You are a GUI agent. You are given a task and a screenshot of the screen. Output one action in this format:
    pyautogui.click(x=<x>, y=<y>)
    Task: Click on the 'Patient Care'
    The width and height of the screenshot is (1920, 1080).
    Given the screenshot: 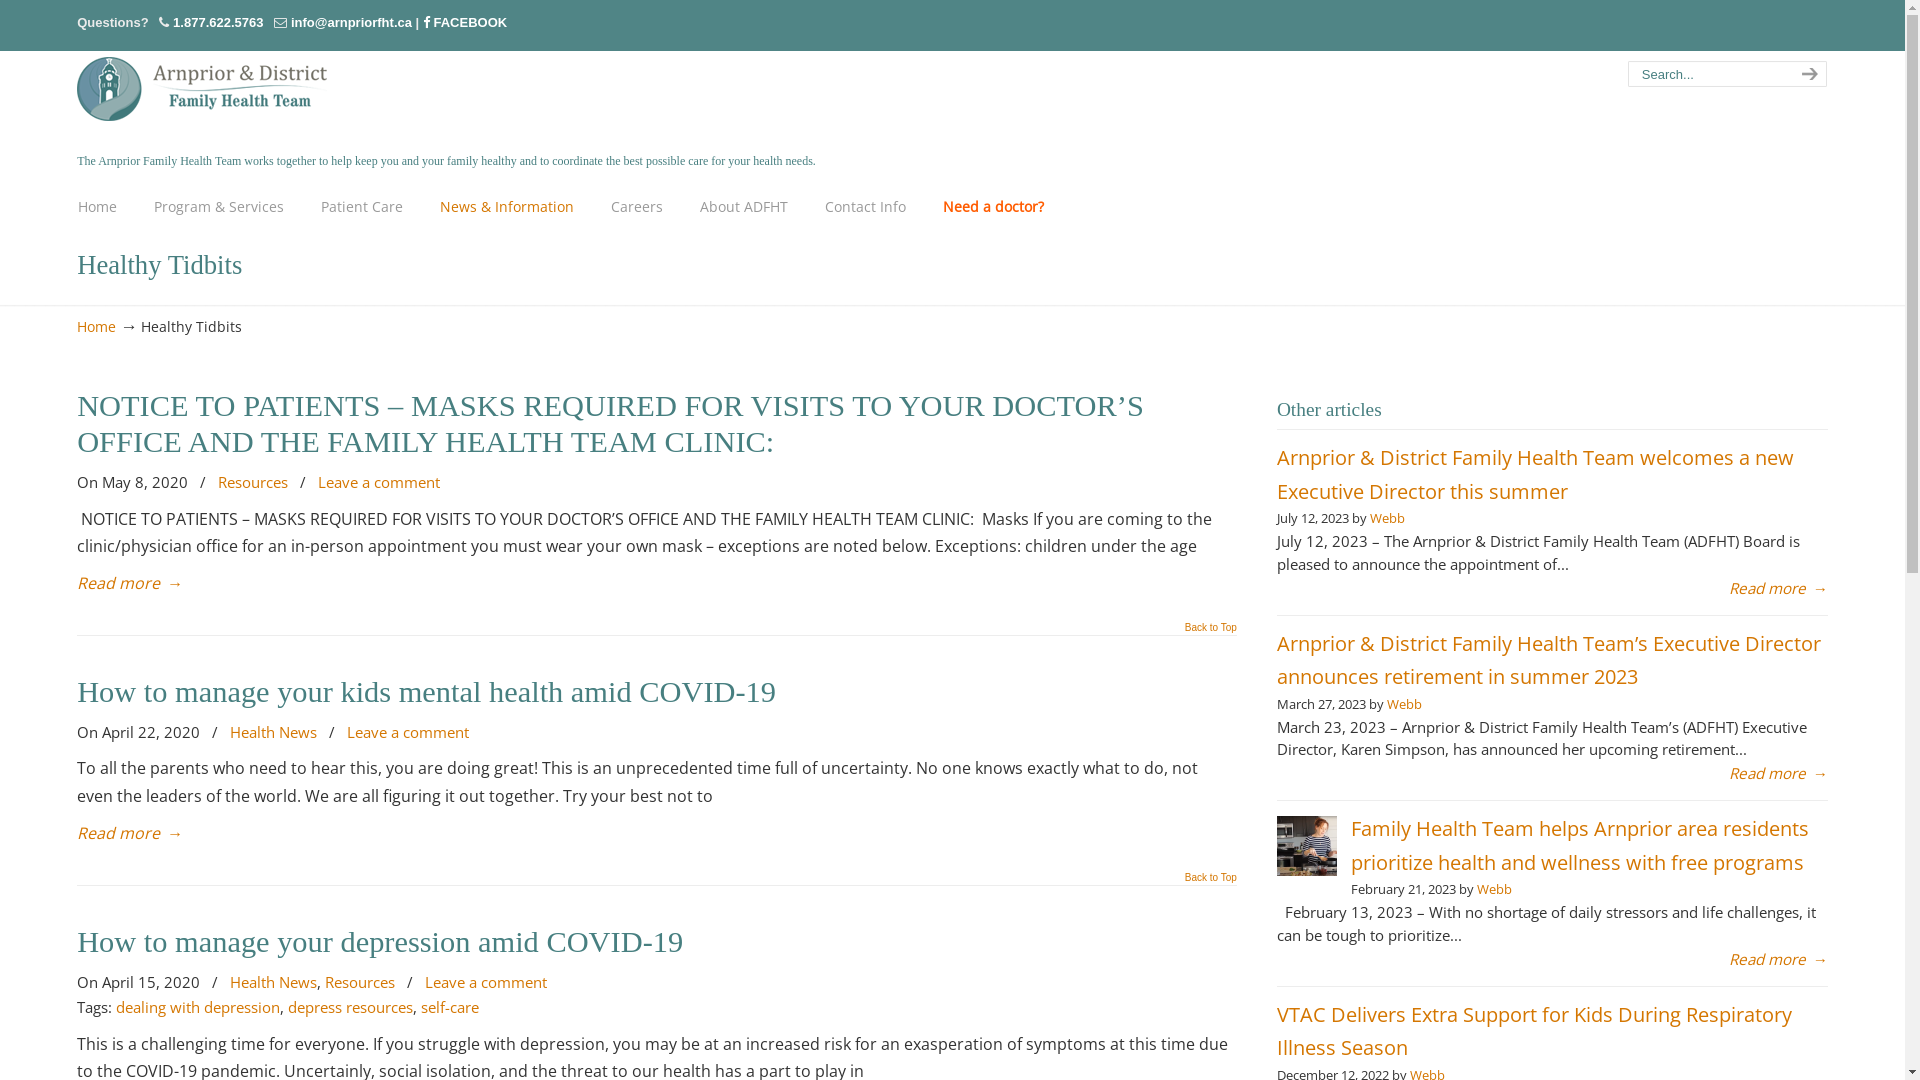 What is the action you would take?
    pyautogui.click(x=300, y=207)
    